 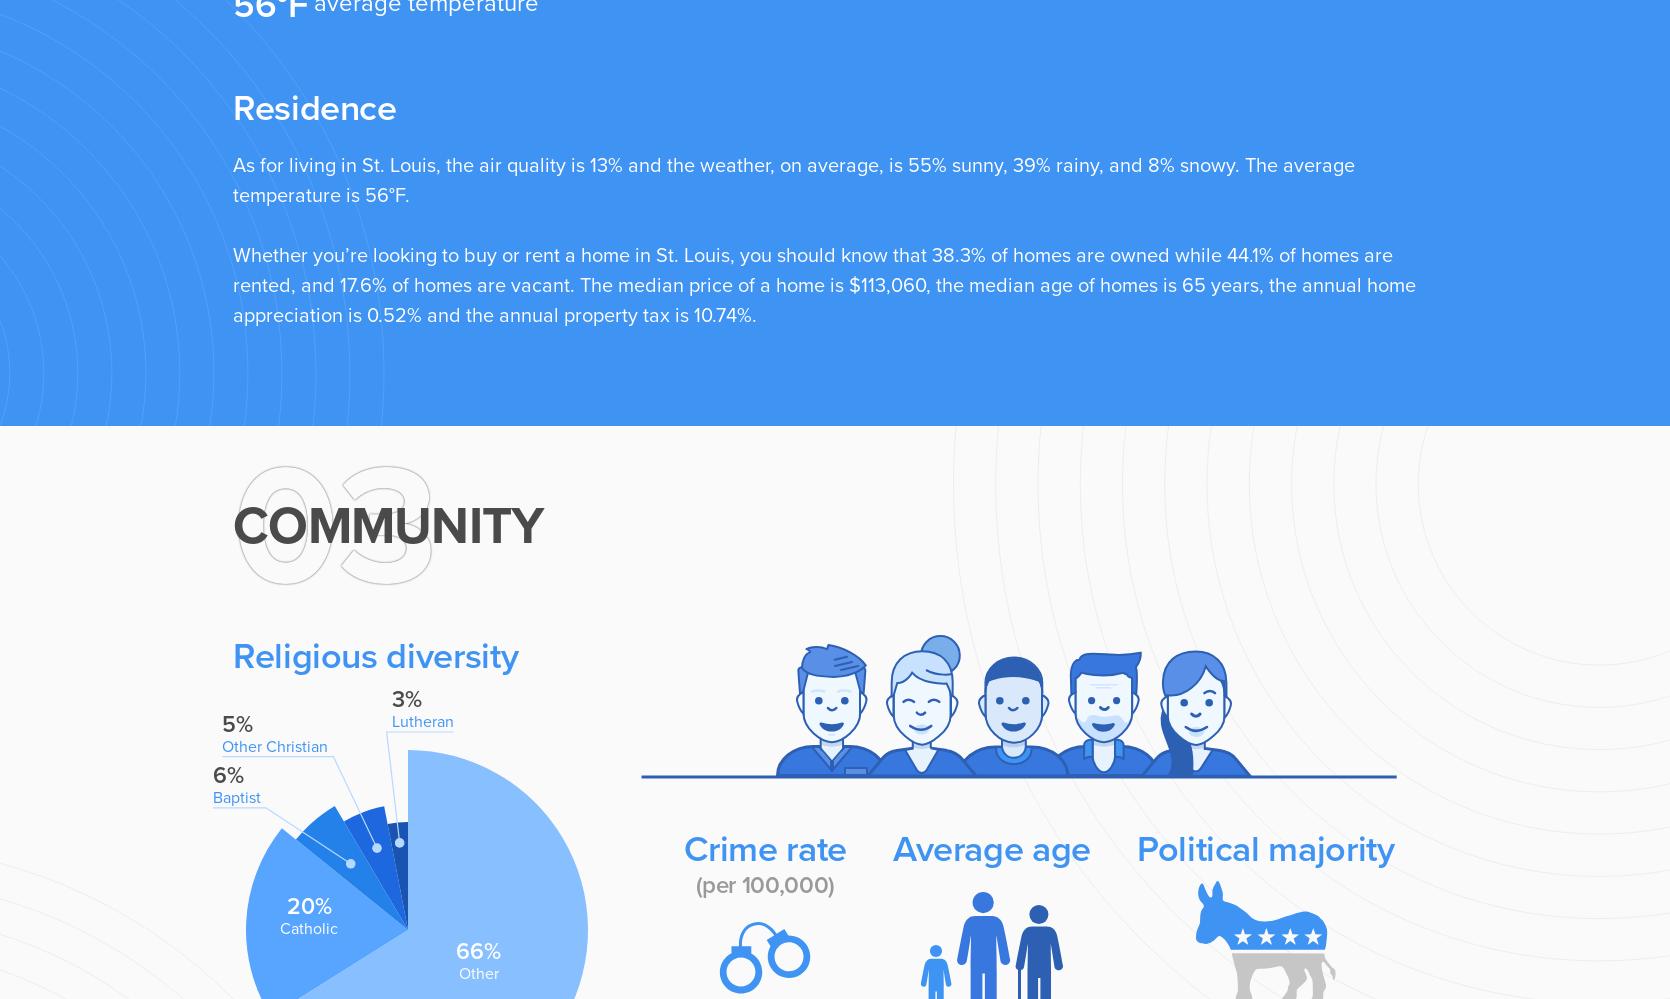 I want to click on 'Lutheran', so click(x=421, y=720).